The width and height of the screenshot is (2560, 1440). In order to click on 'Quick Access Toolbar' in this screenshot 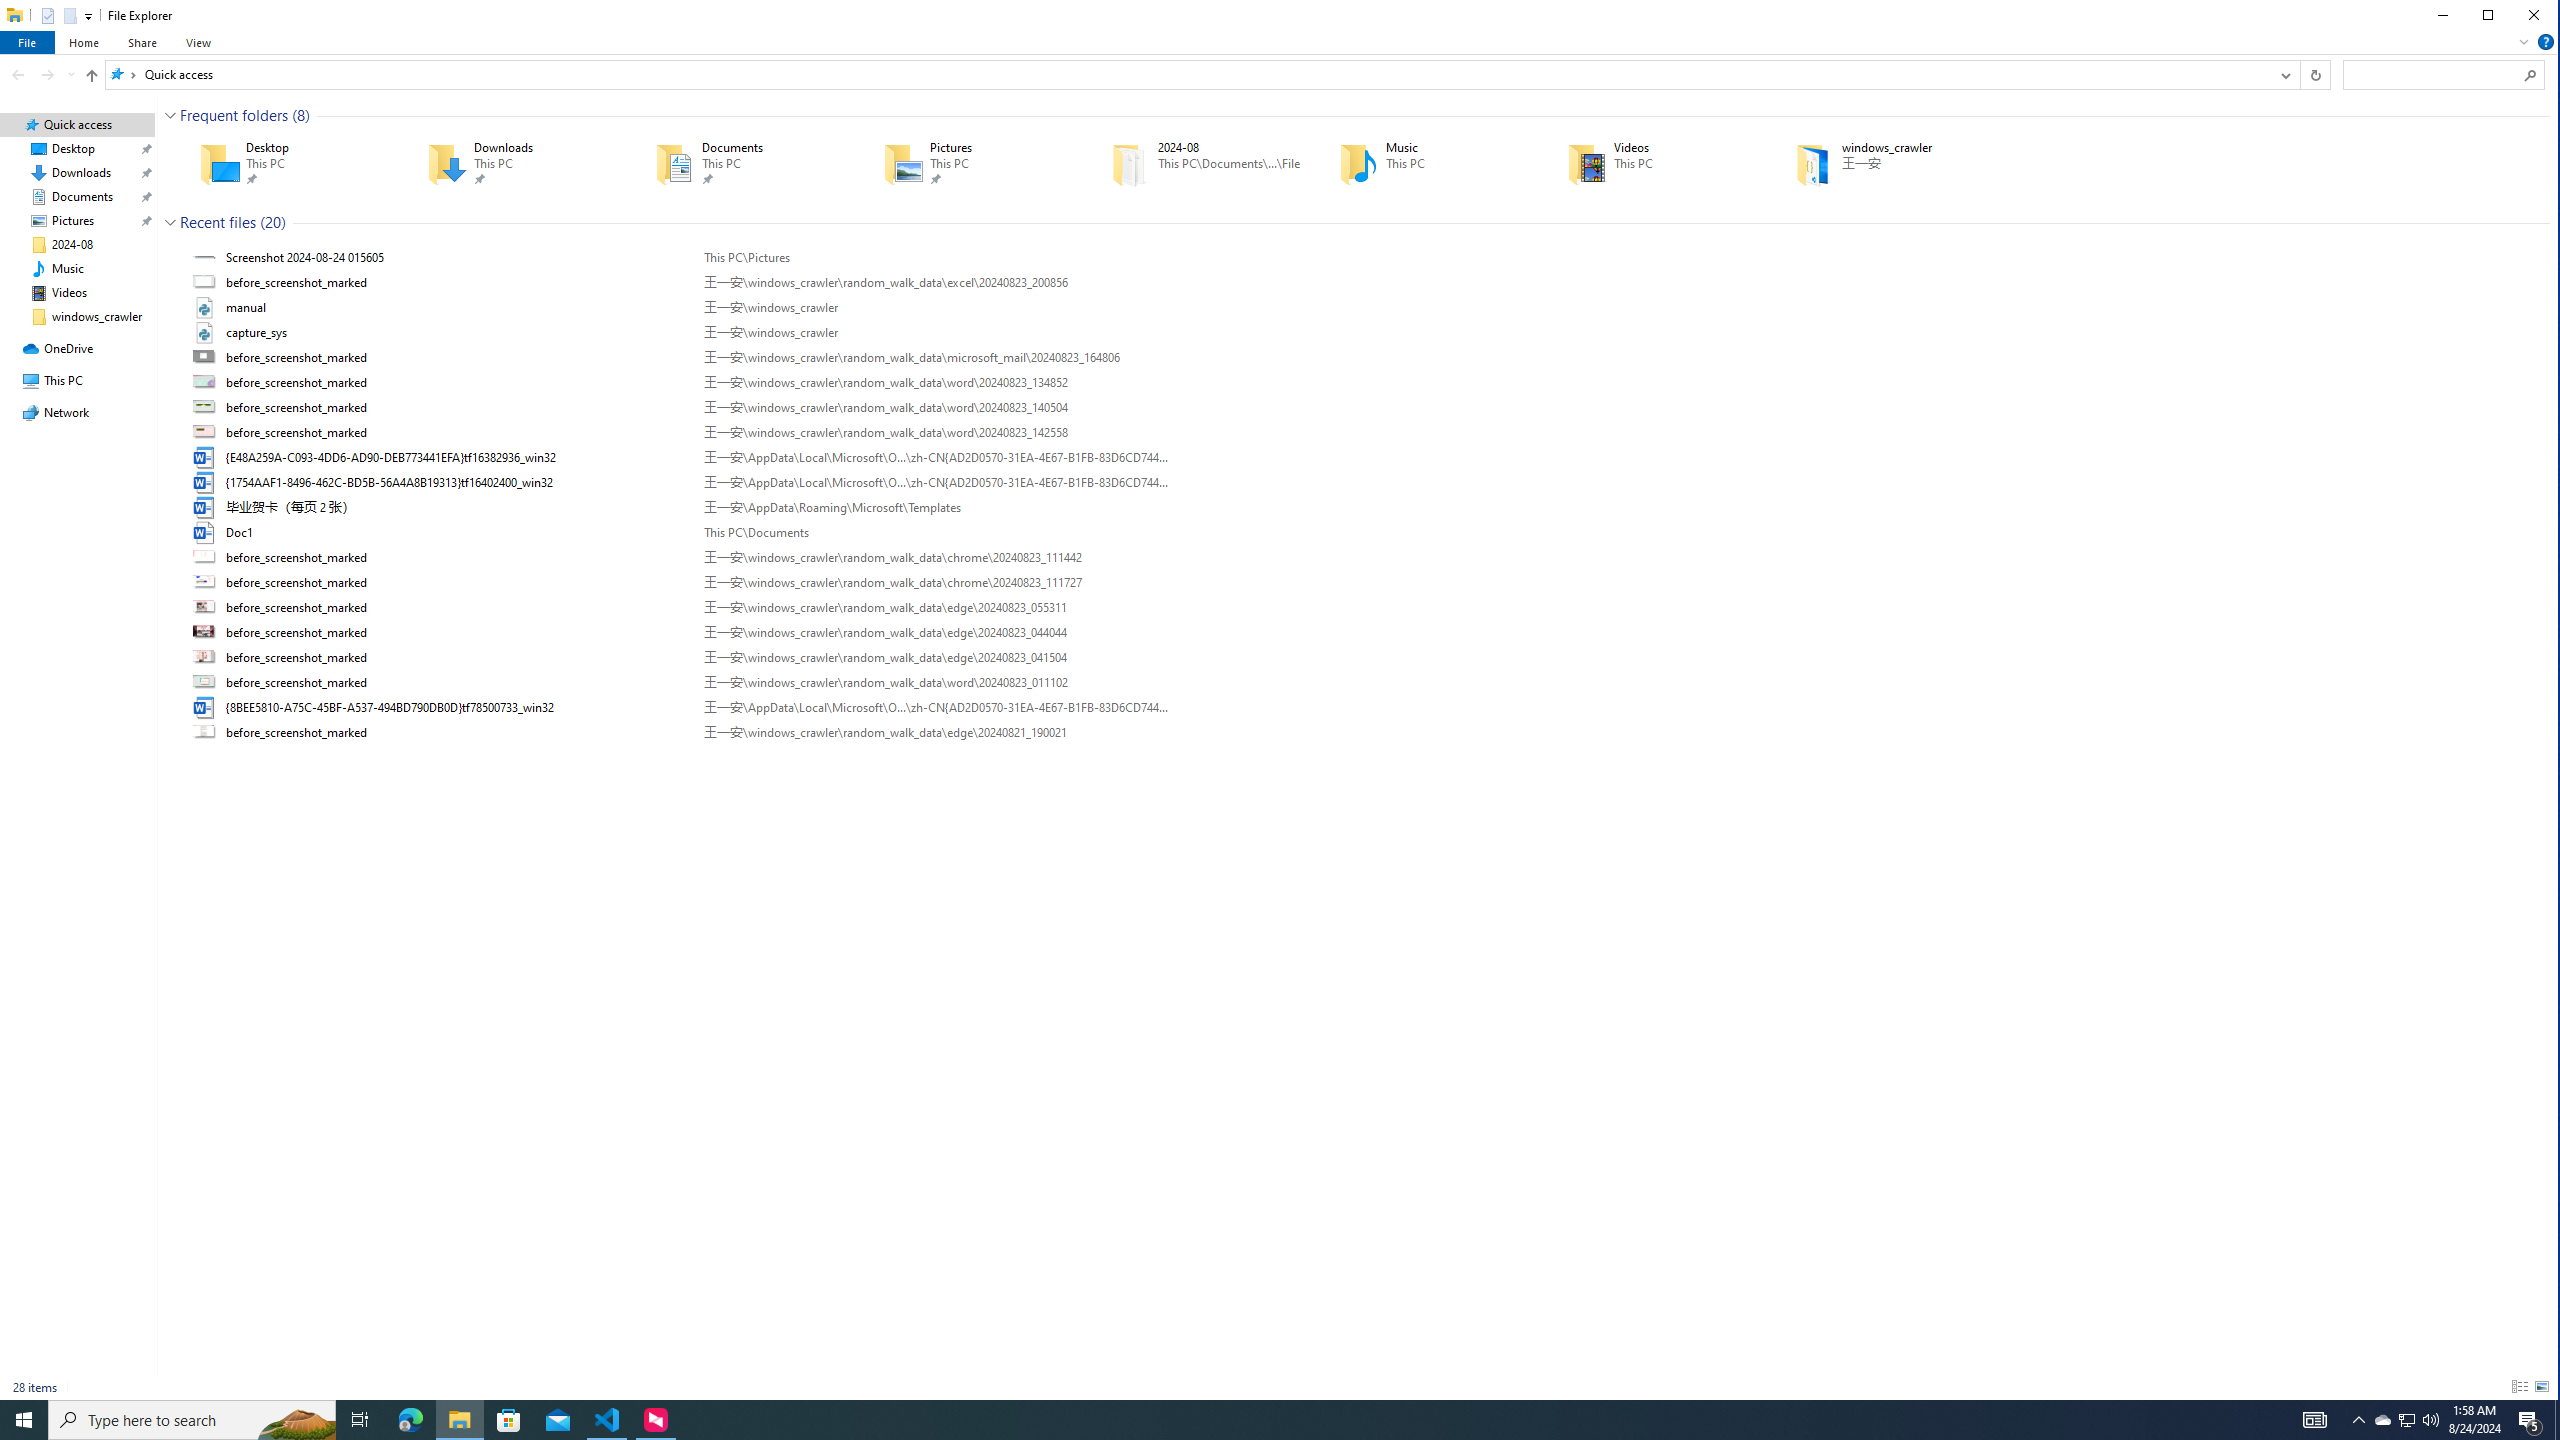, I will do `click(57, 15)`.